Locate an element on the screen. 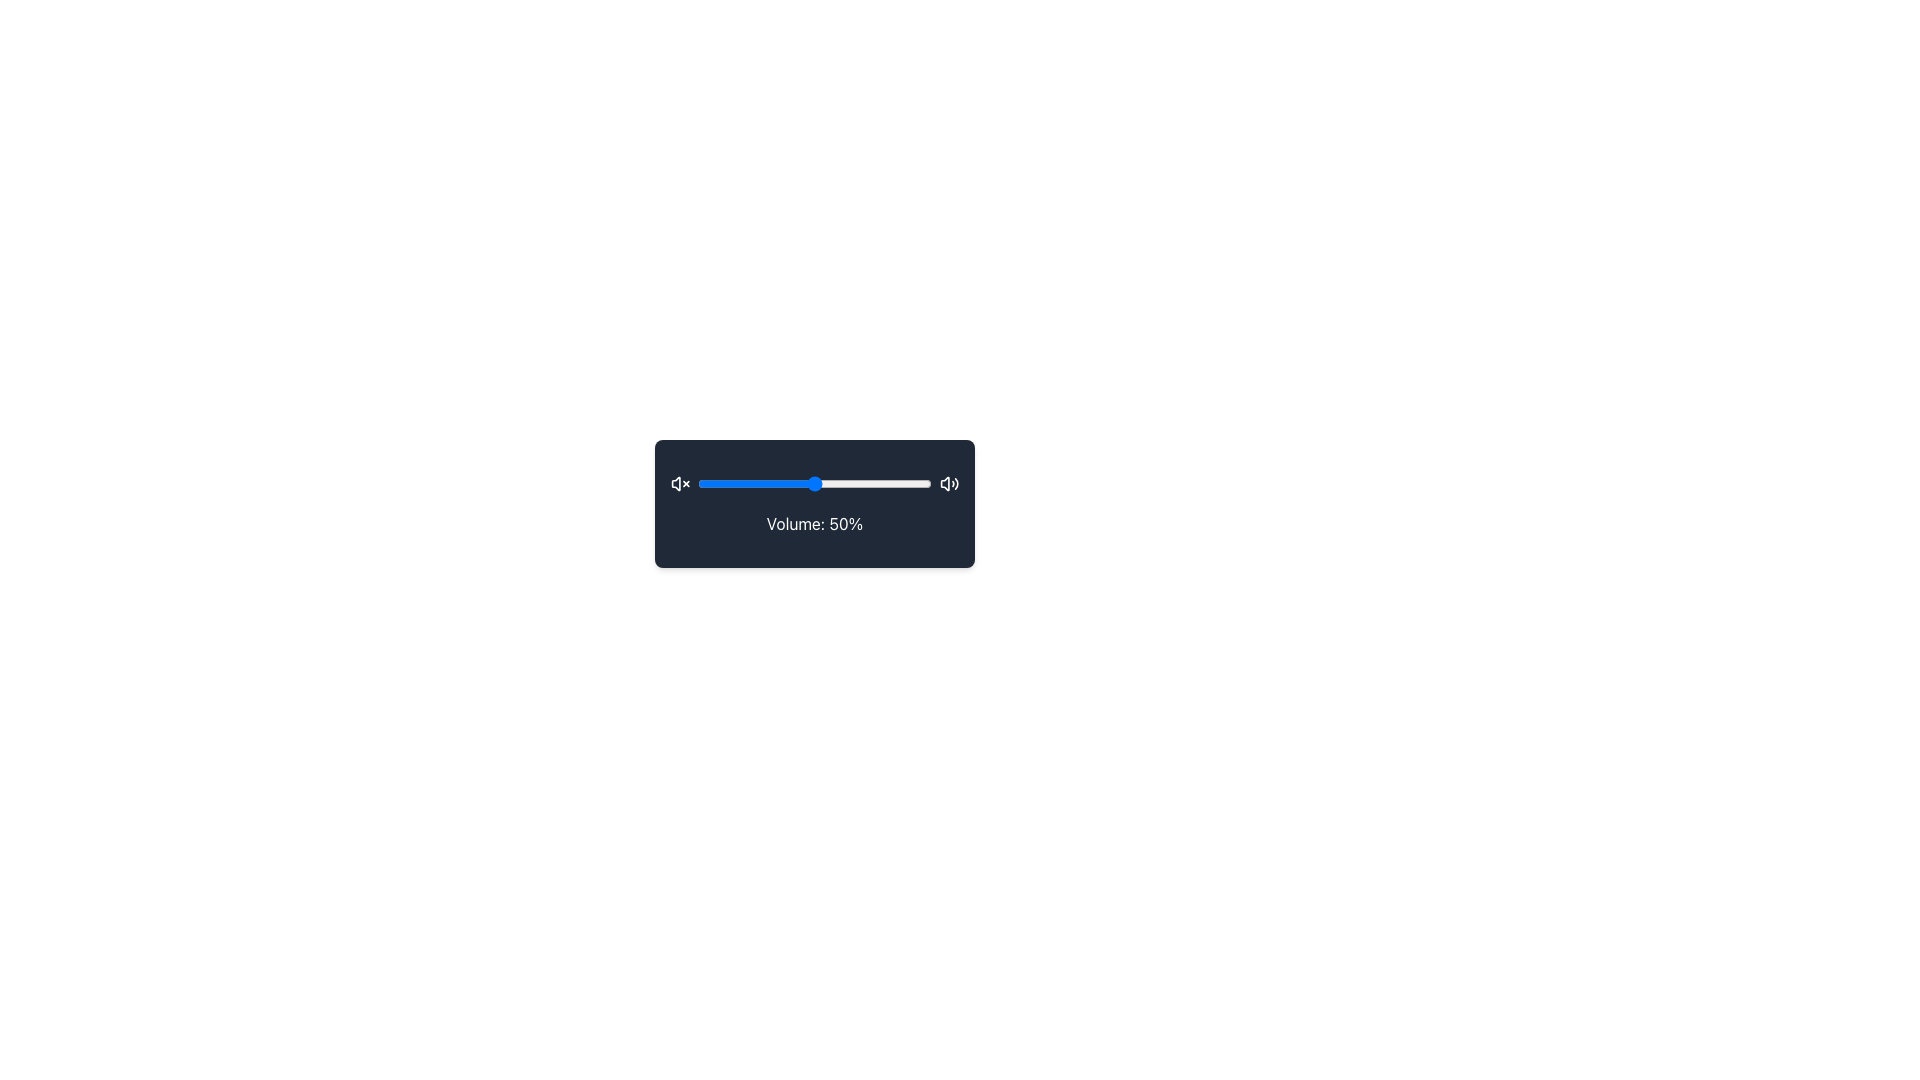 This screenshot has width=1920, height=1080. loudspeaker SVG icon with sound waves, which is located at the far-right of the volume control interface, by clicking on it is located at coordinates (948, 483).